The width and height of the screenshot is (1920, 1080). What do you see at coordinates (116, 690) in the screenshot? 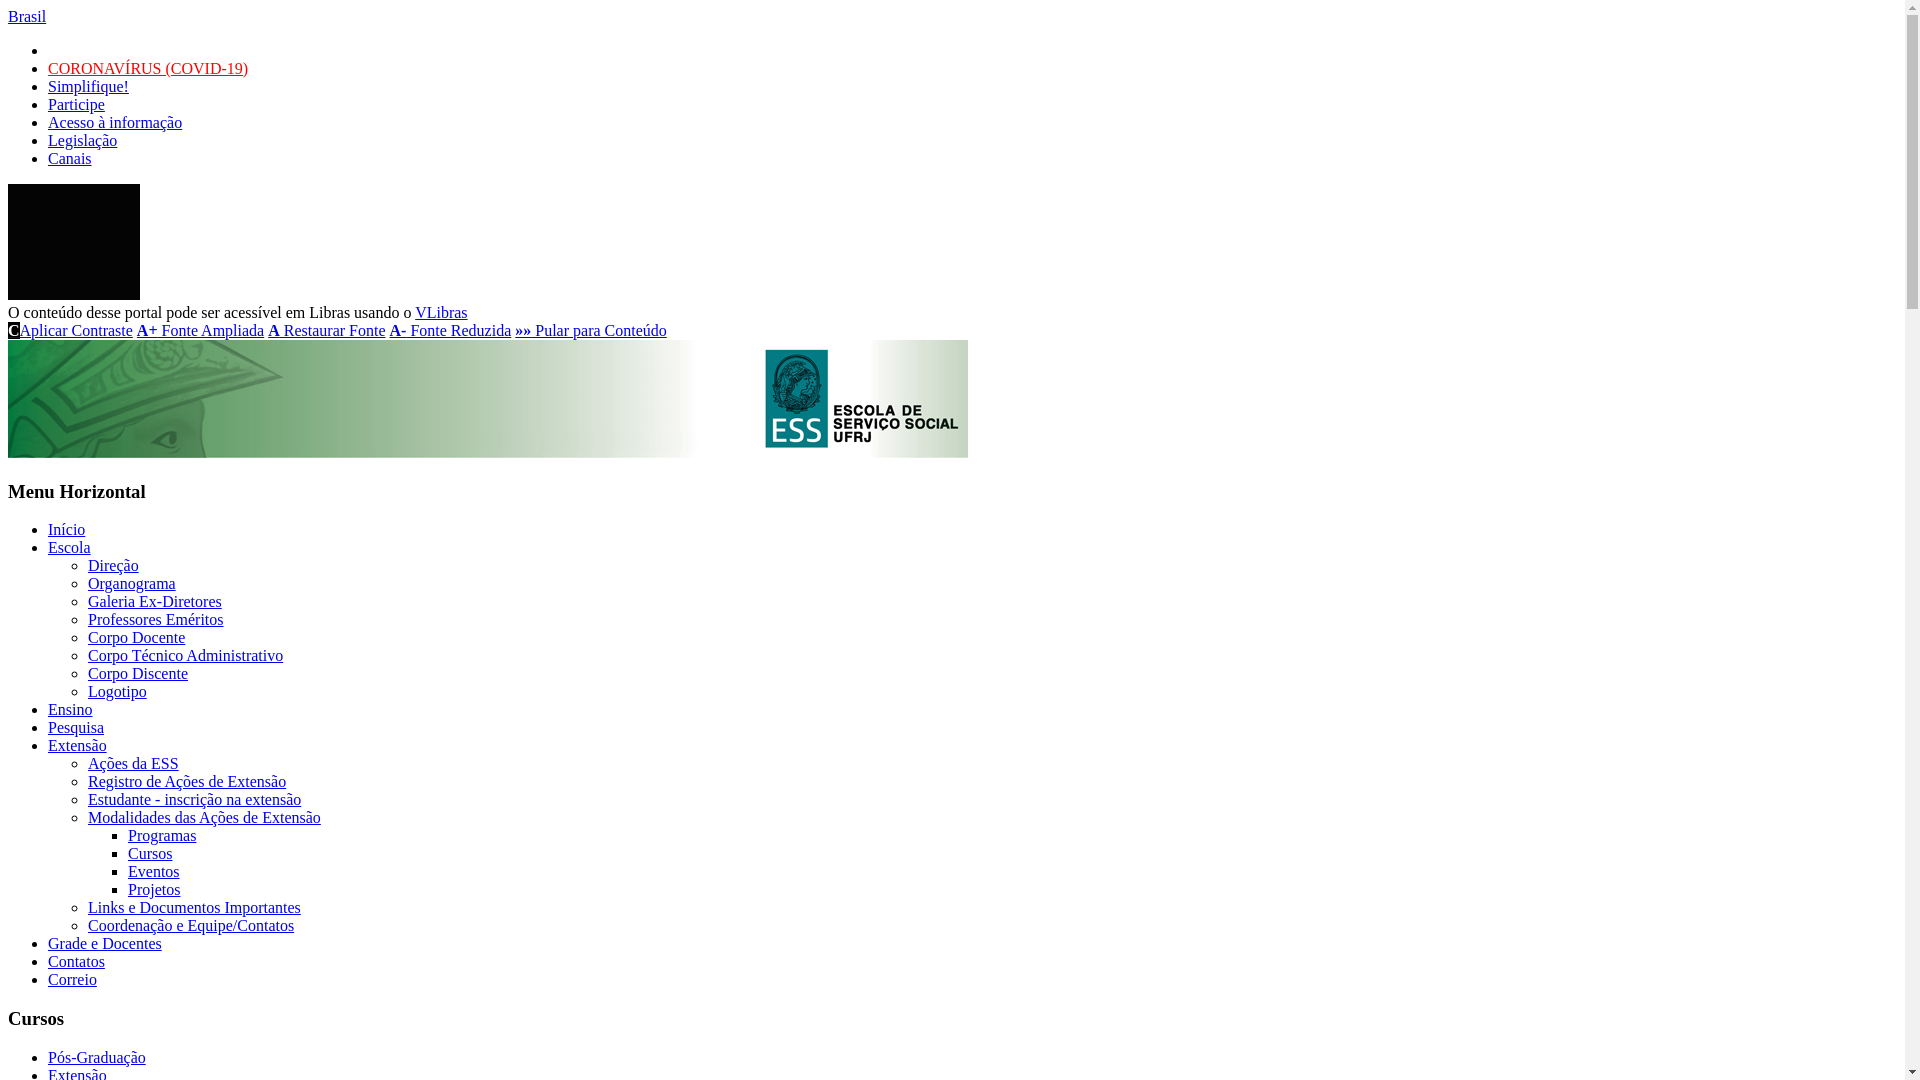
I see `'Logotipo'` at bounding box center [116, 690].